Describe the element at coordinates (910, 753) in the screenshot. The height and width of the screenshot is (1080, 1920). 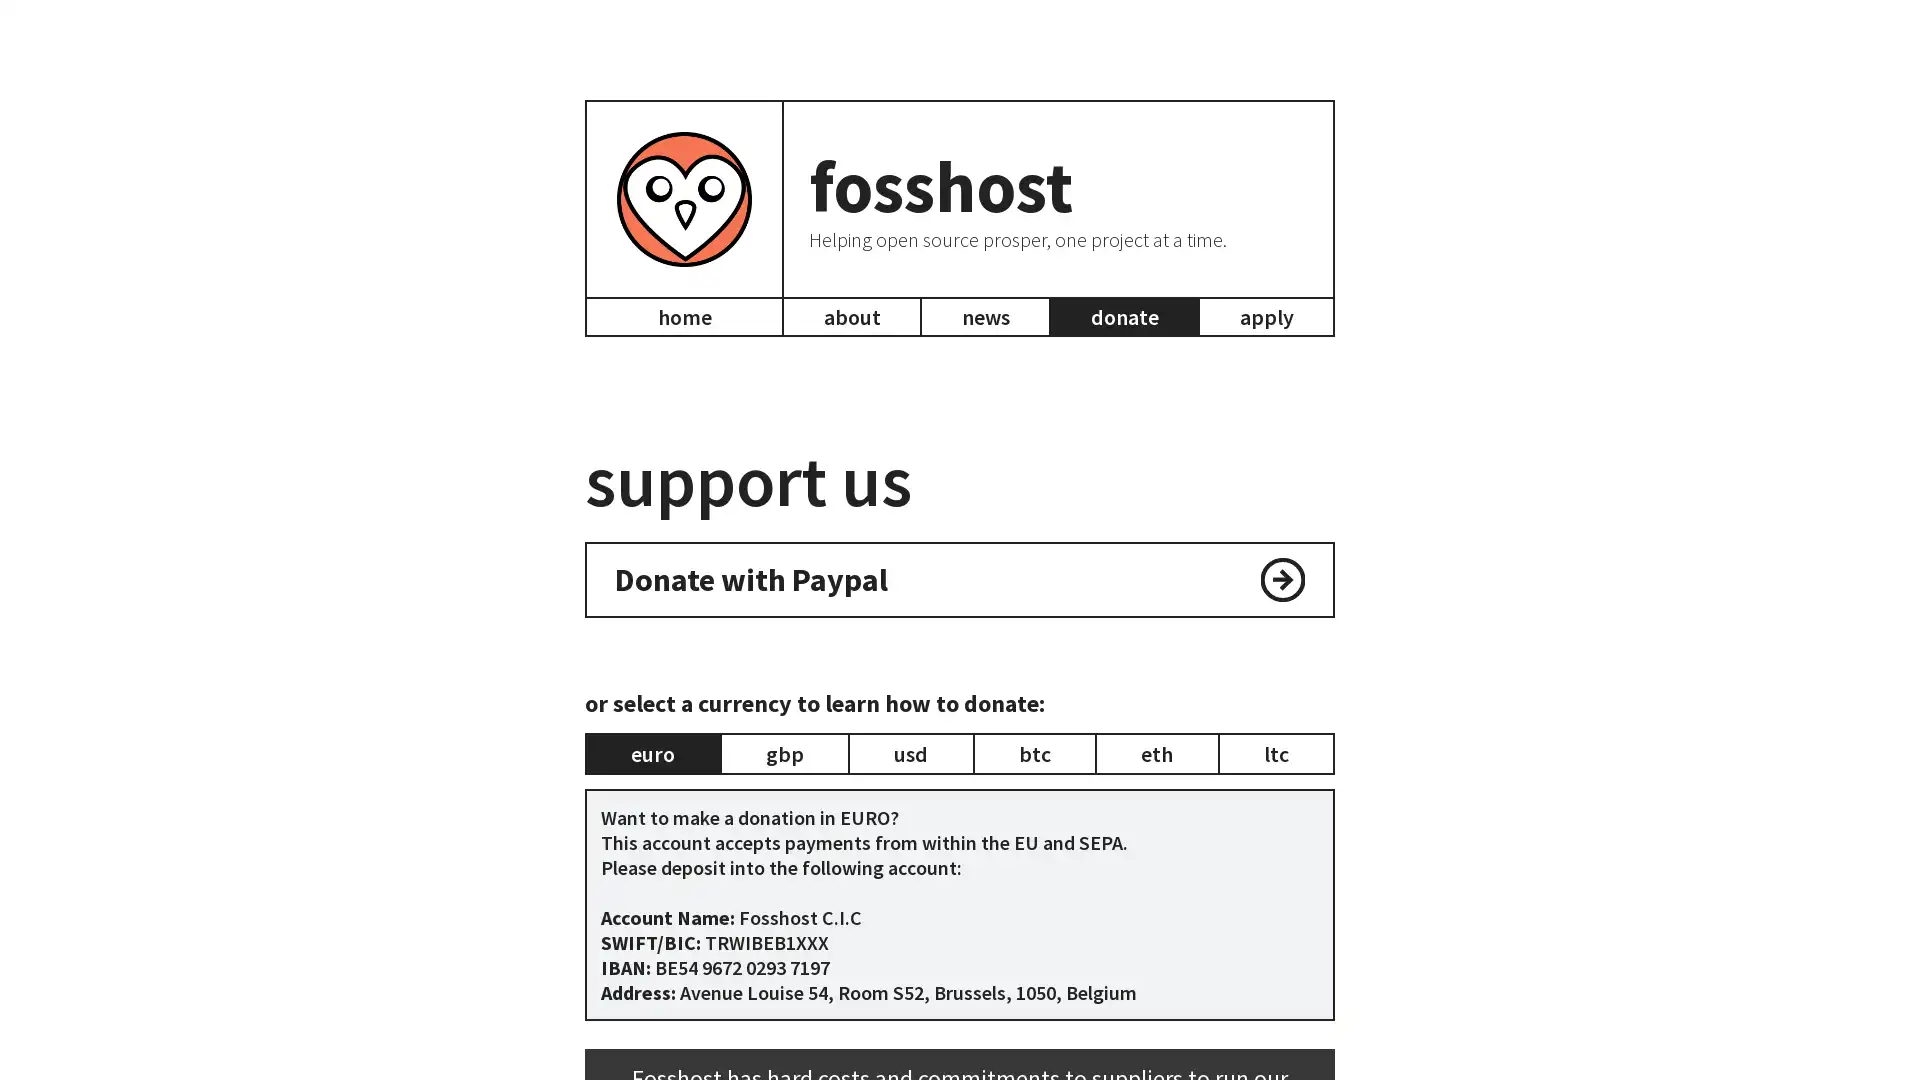
I see `usd` at that location.